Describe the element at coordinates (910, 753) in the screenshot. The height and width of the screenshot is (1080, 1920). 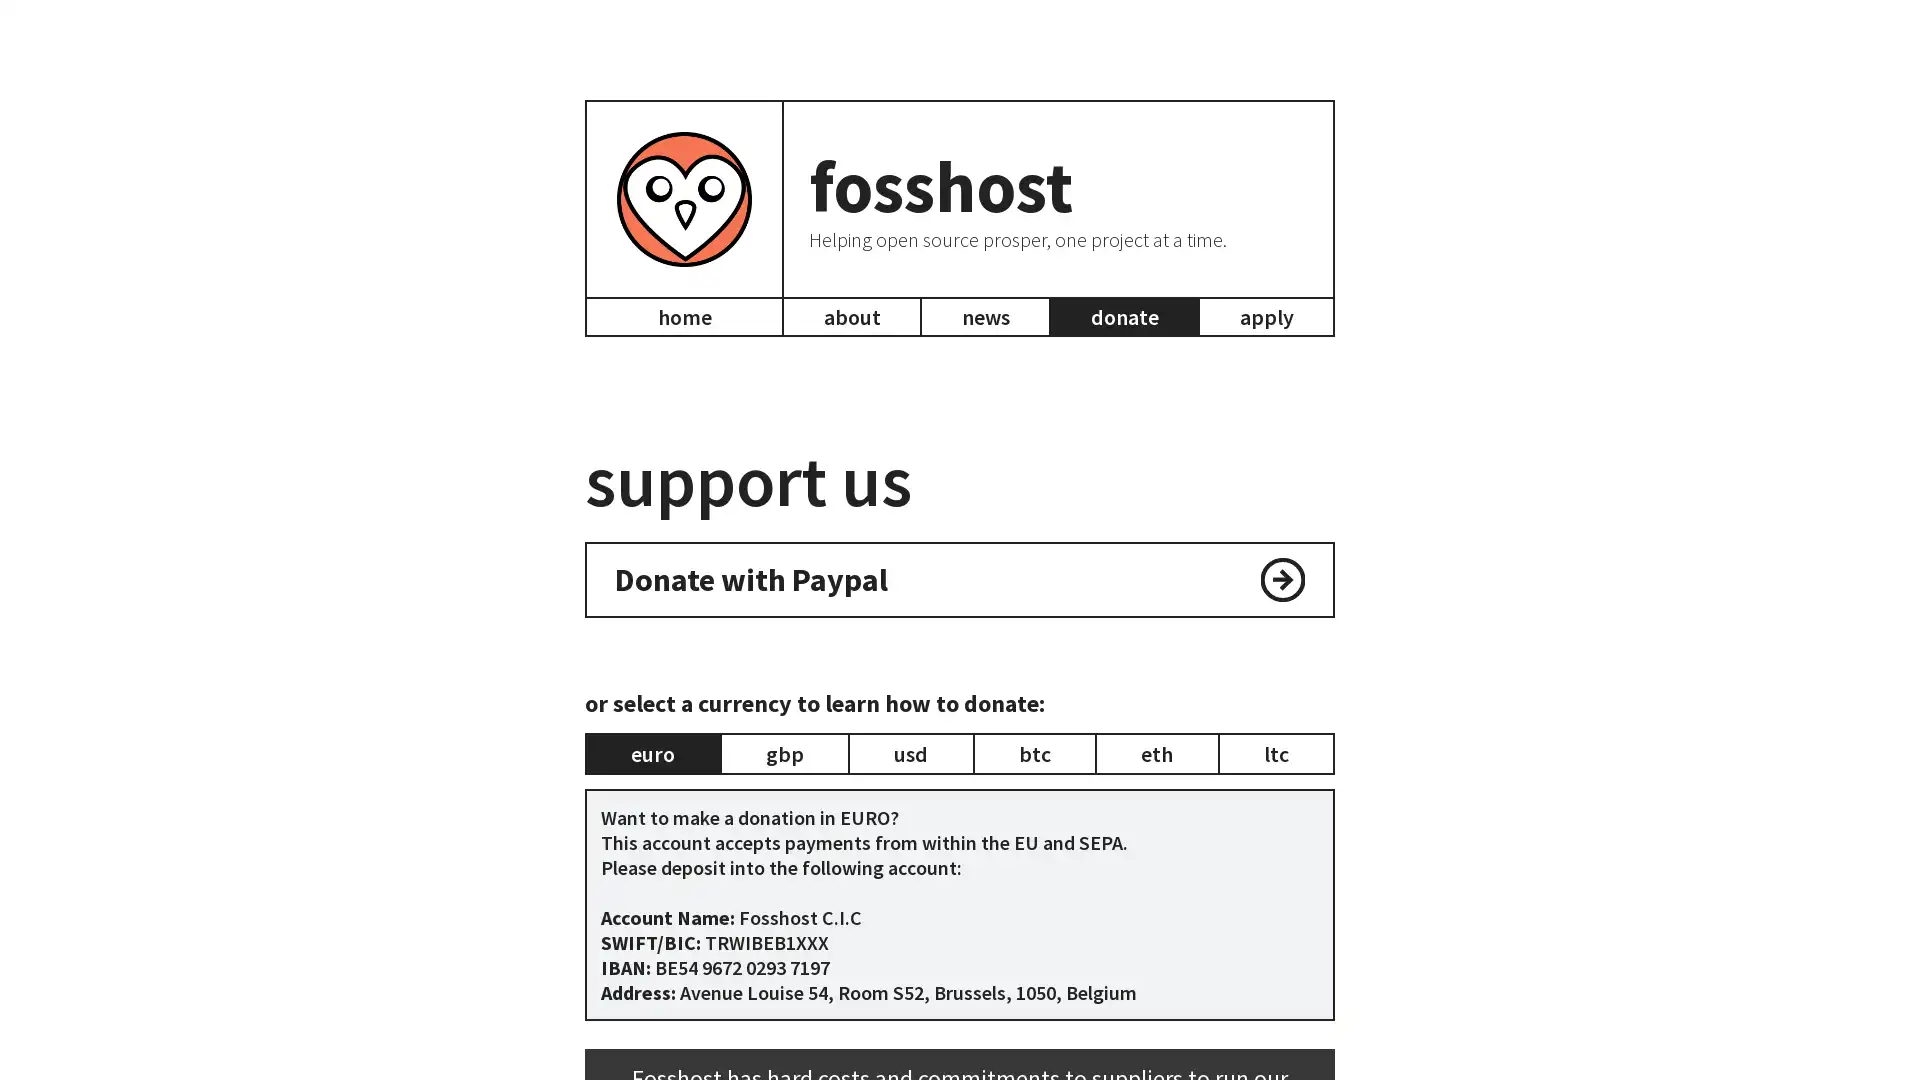
I see `usd` at that location.